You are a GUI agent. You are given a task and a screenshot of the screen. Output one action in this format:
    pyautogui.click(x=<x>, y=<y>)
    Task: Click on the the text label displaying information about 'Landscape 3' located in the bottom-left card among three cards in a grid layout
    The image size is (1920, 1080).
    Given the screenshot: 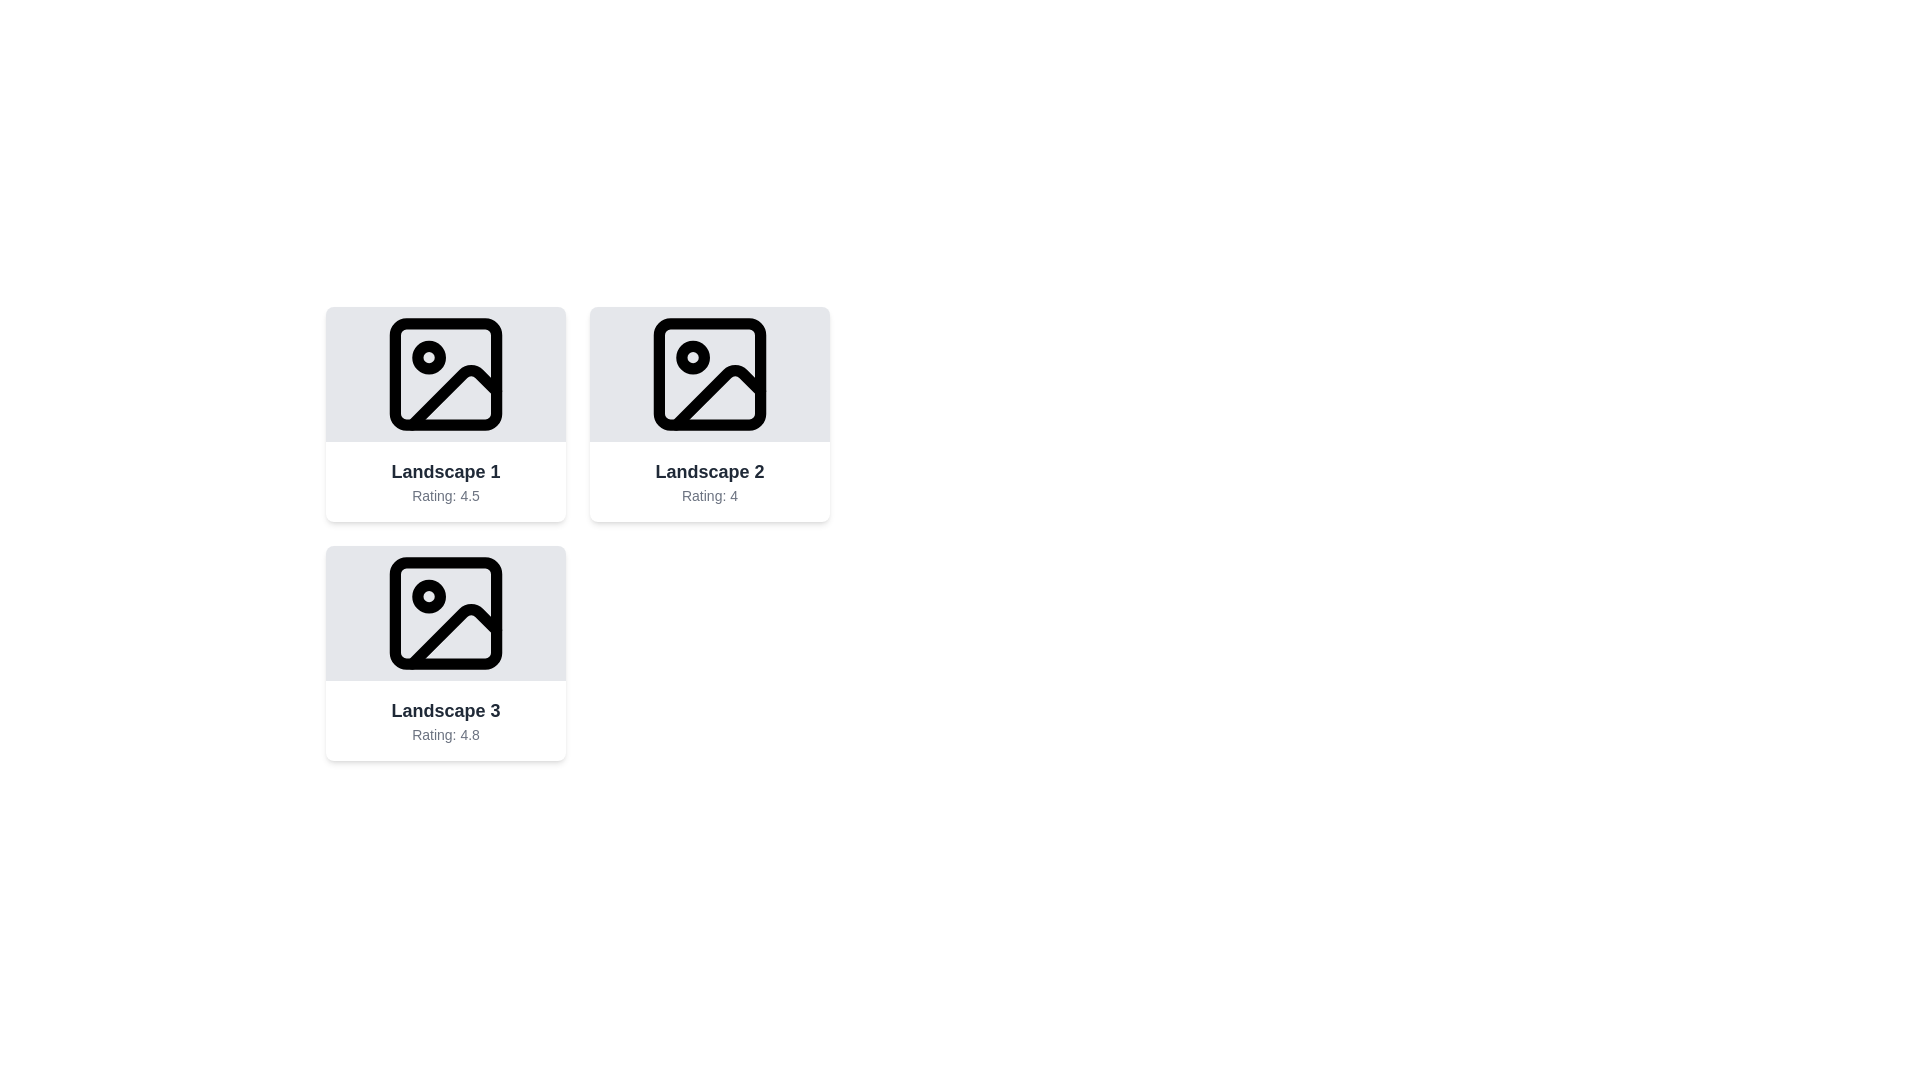 What is the action you would take?
    pyautogui.click(x=445, y=721)
    